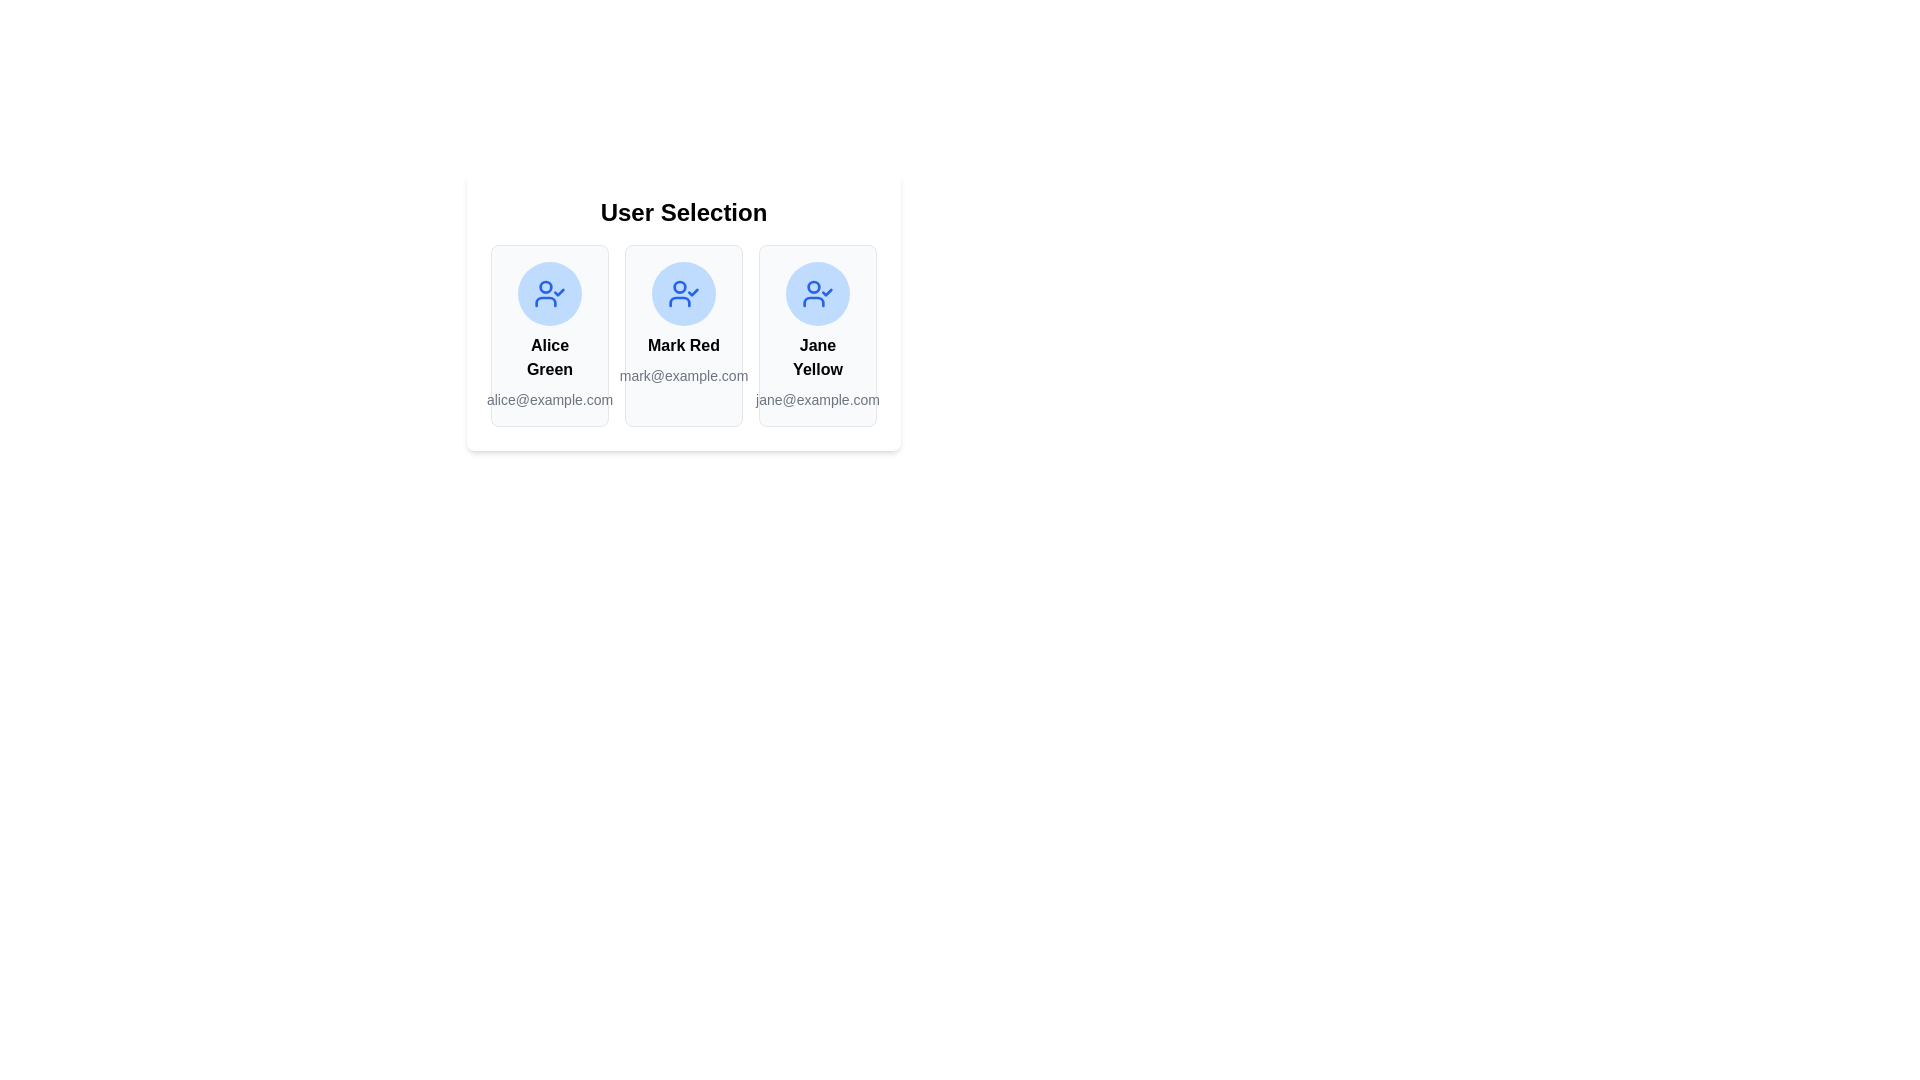 This screenshot has width=1920, height=1080. What do you see at coordinates (817, 293) in the screenshot?
I see `the 'verified' icon component with a circular background located above the title 'Jane Yellow' in the third user card from the left` at bounding box center [817, 293].